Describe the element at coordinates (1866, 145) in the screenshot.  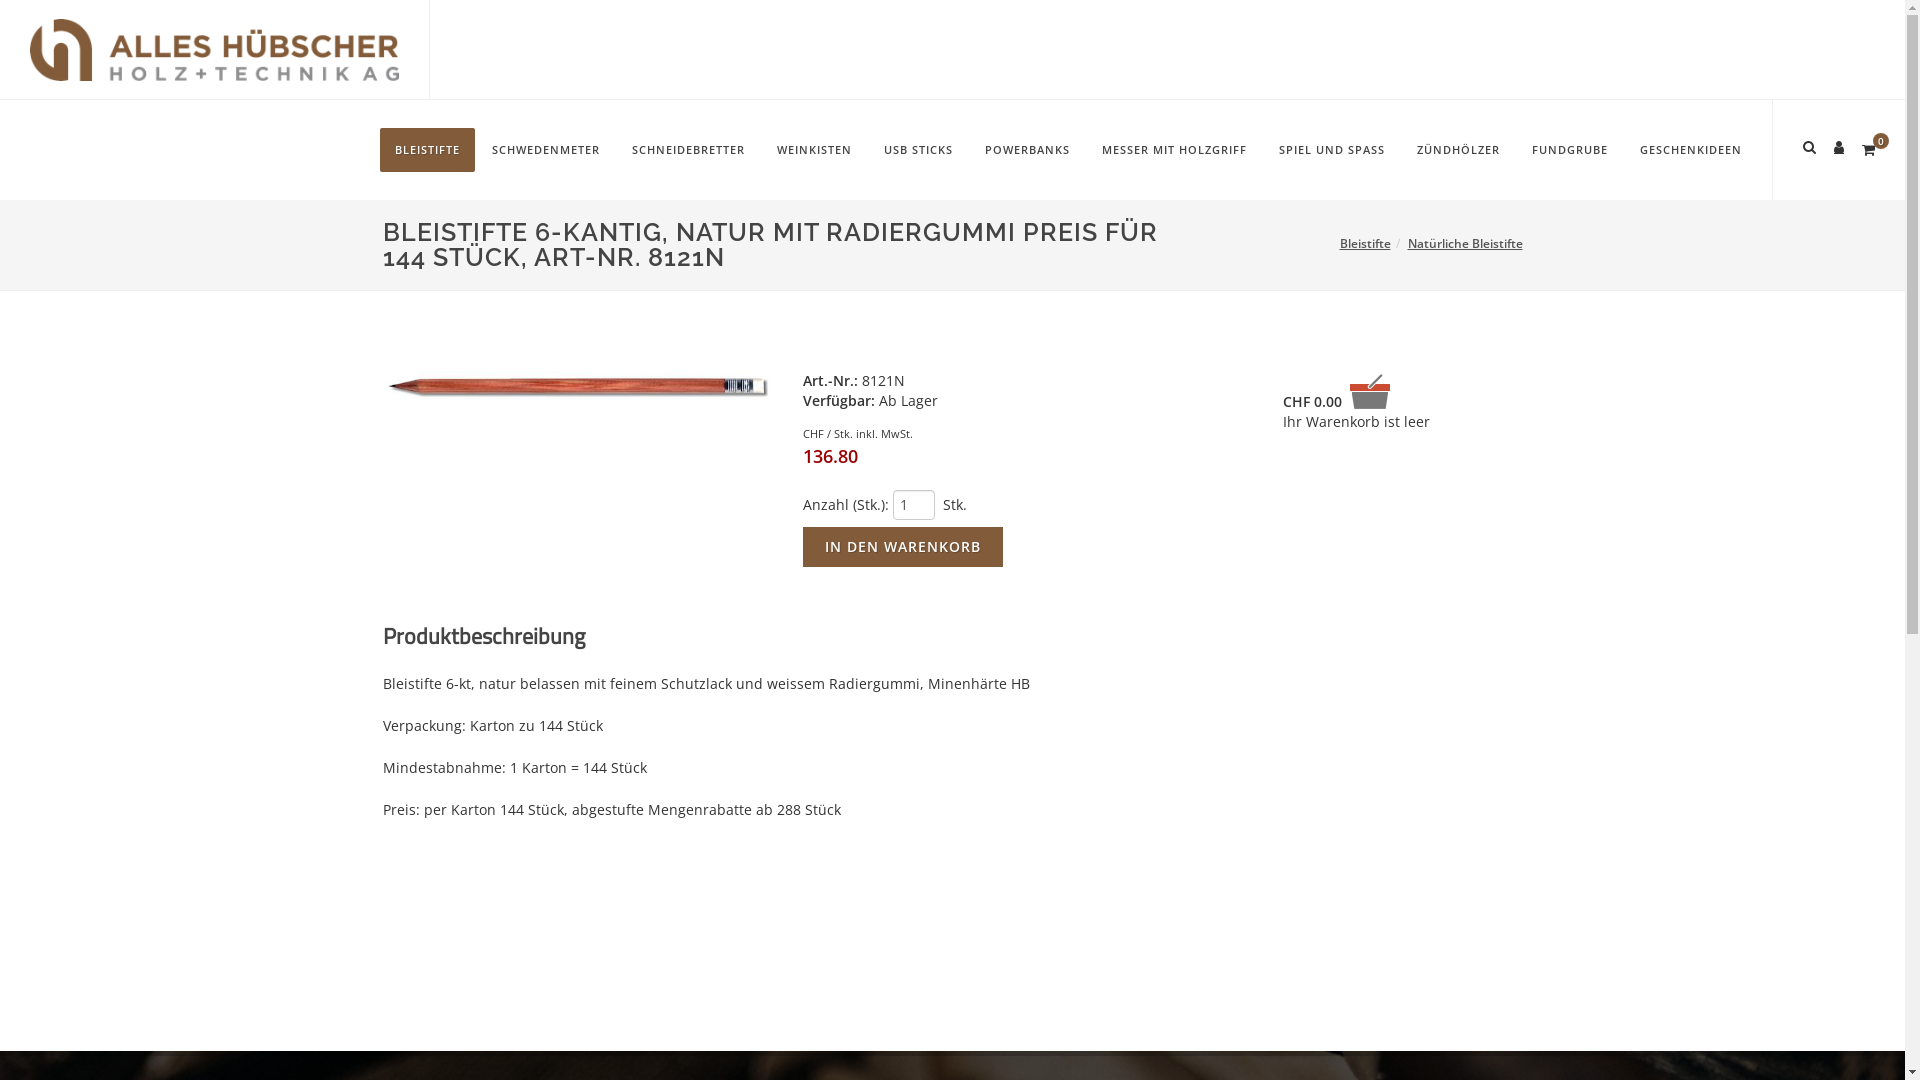
I see `'0'` at that location.